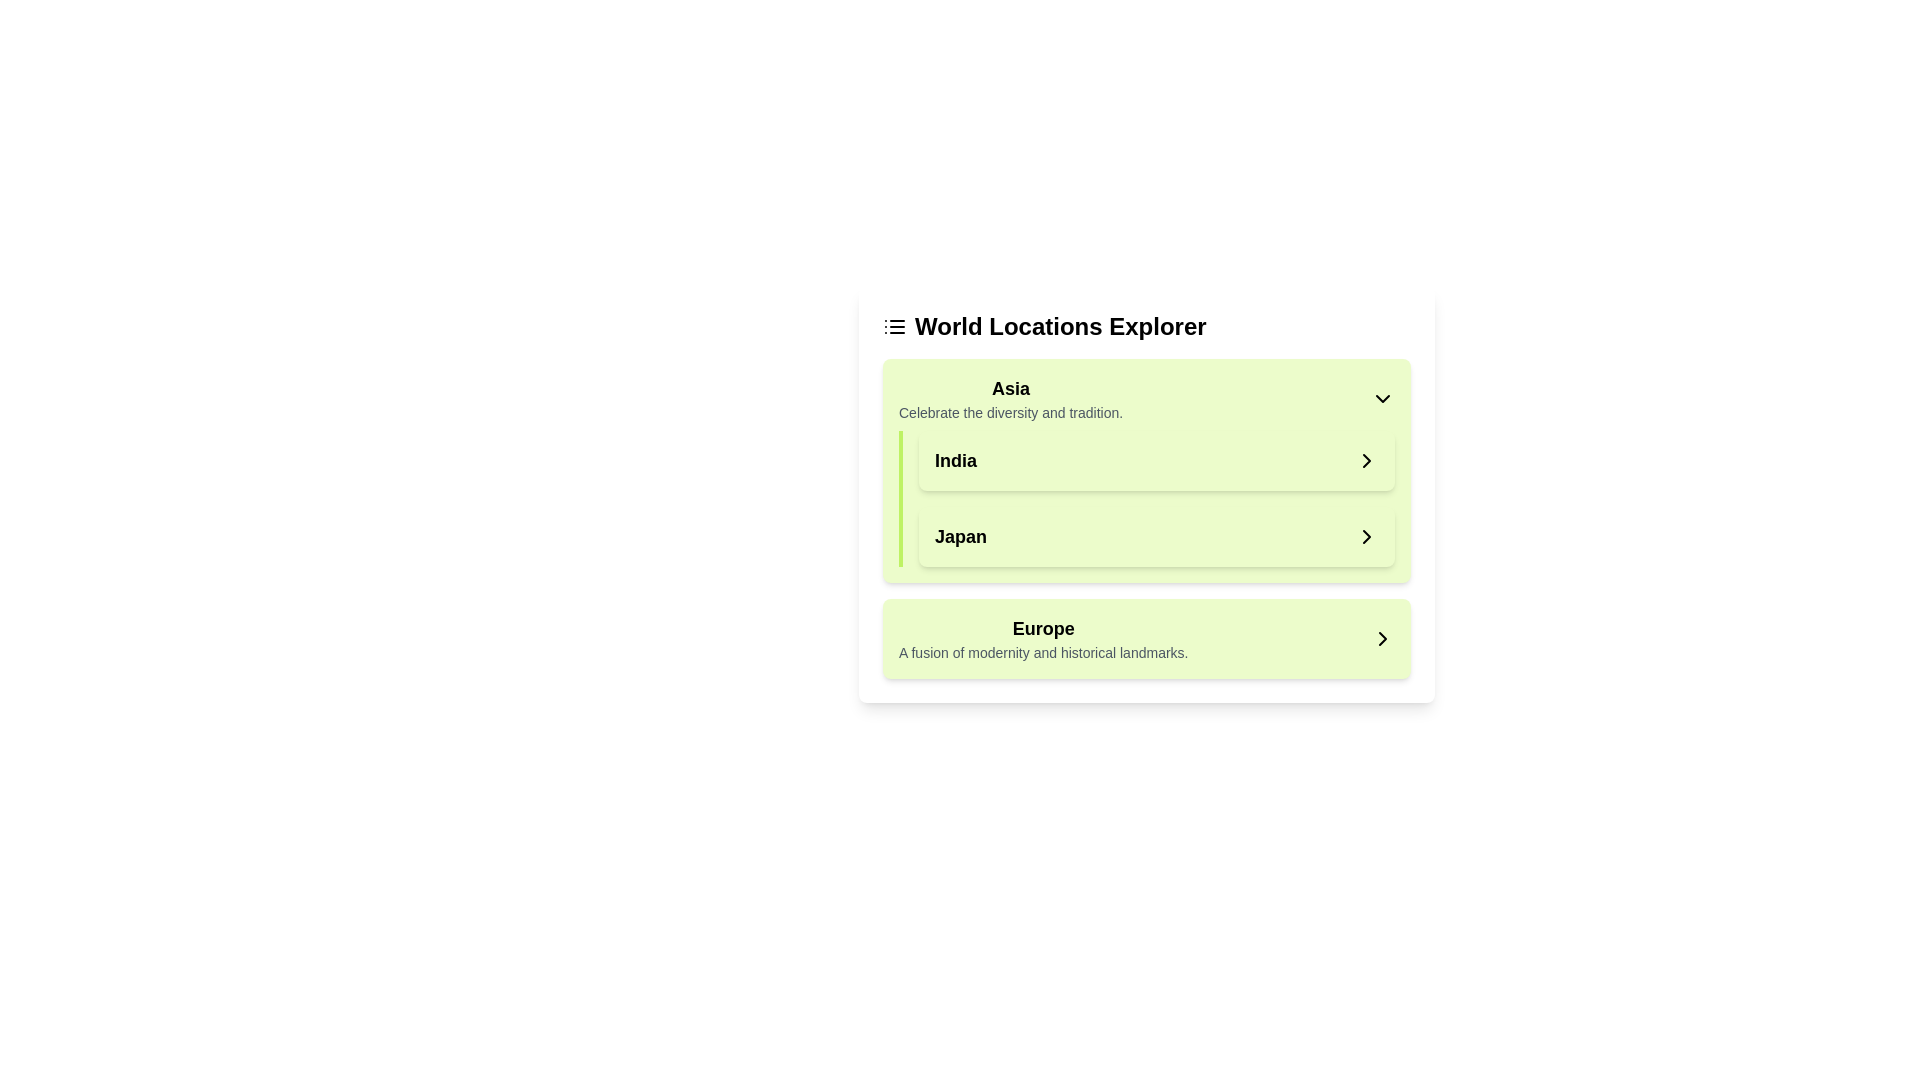 This screenshot has width=1920, height=1080. I want to click on the text label indicating details related to Japan, which is positioned under the 'Asia' category and below the 'India' label, so click(960, 535).